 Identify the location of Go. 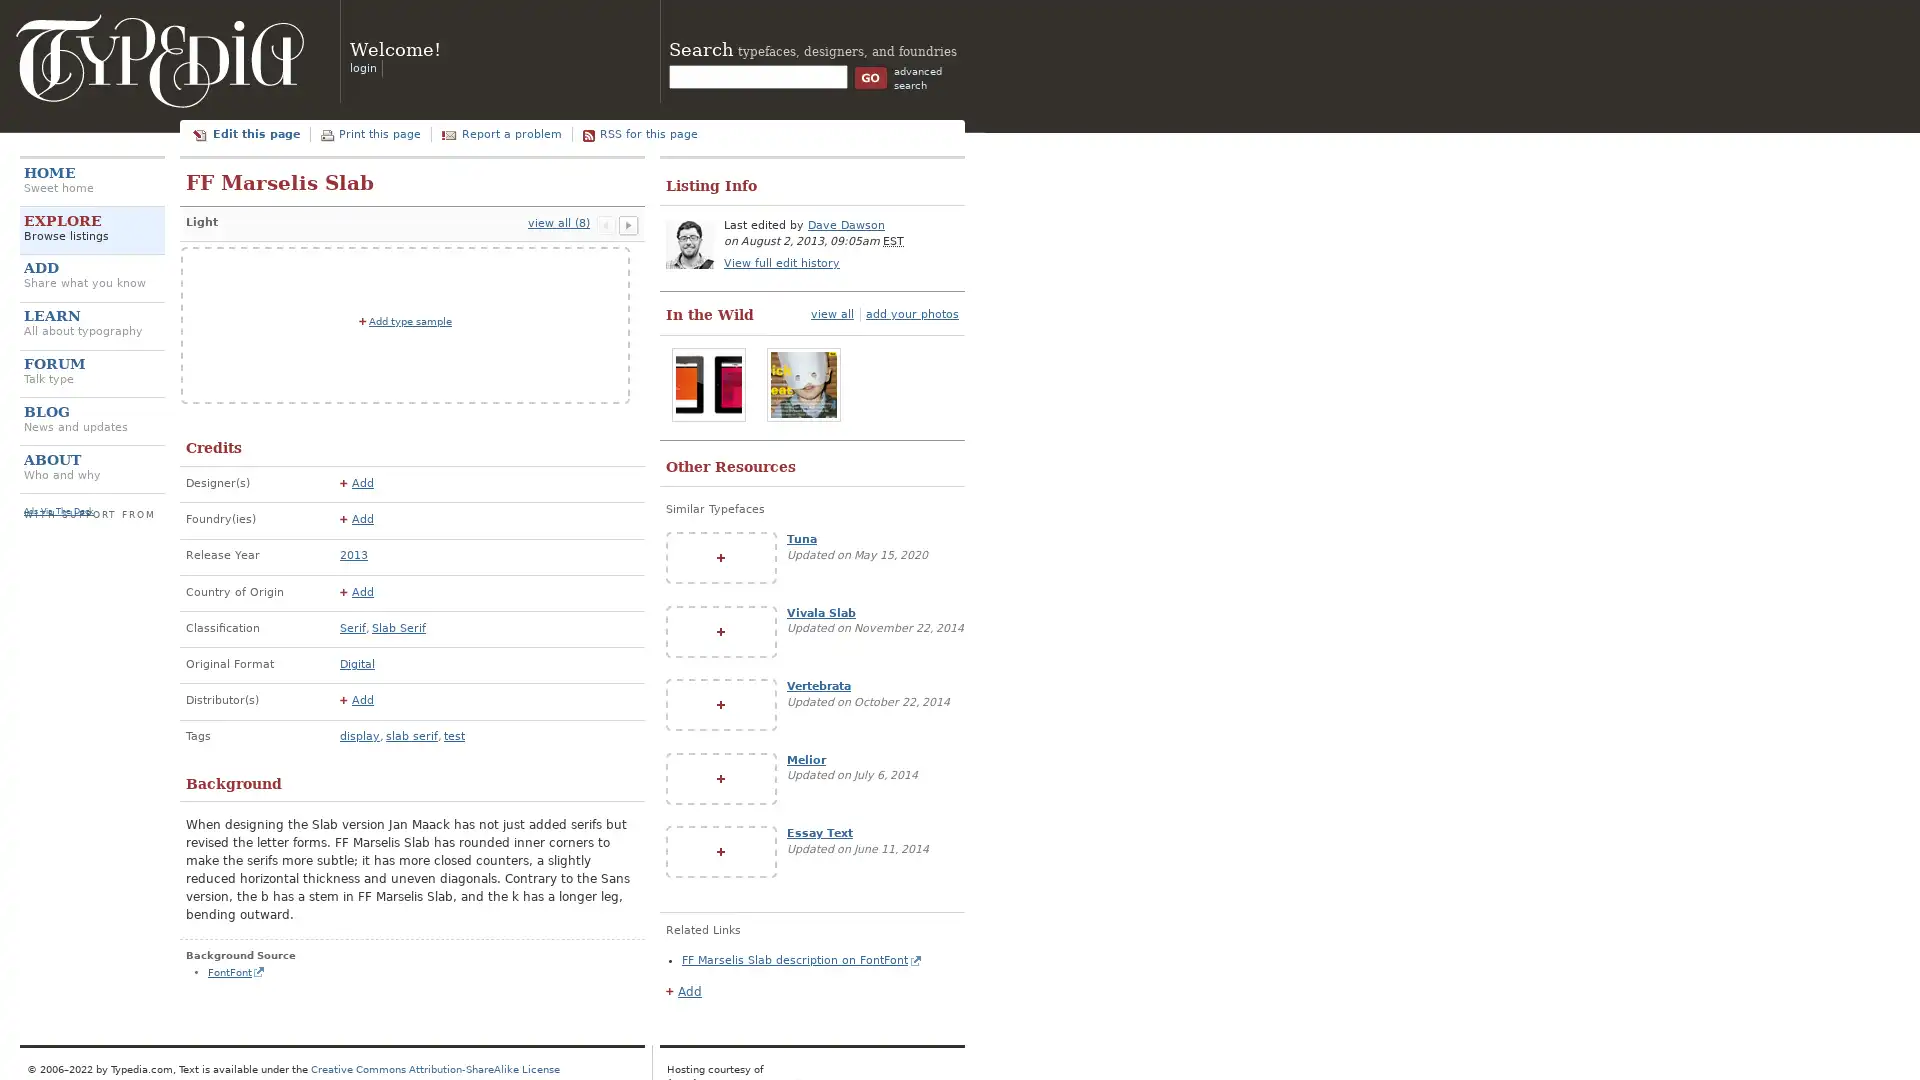
(870, 76).